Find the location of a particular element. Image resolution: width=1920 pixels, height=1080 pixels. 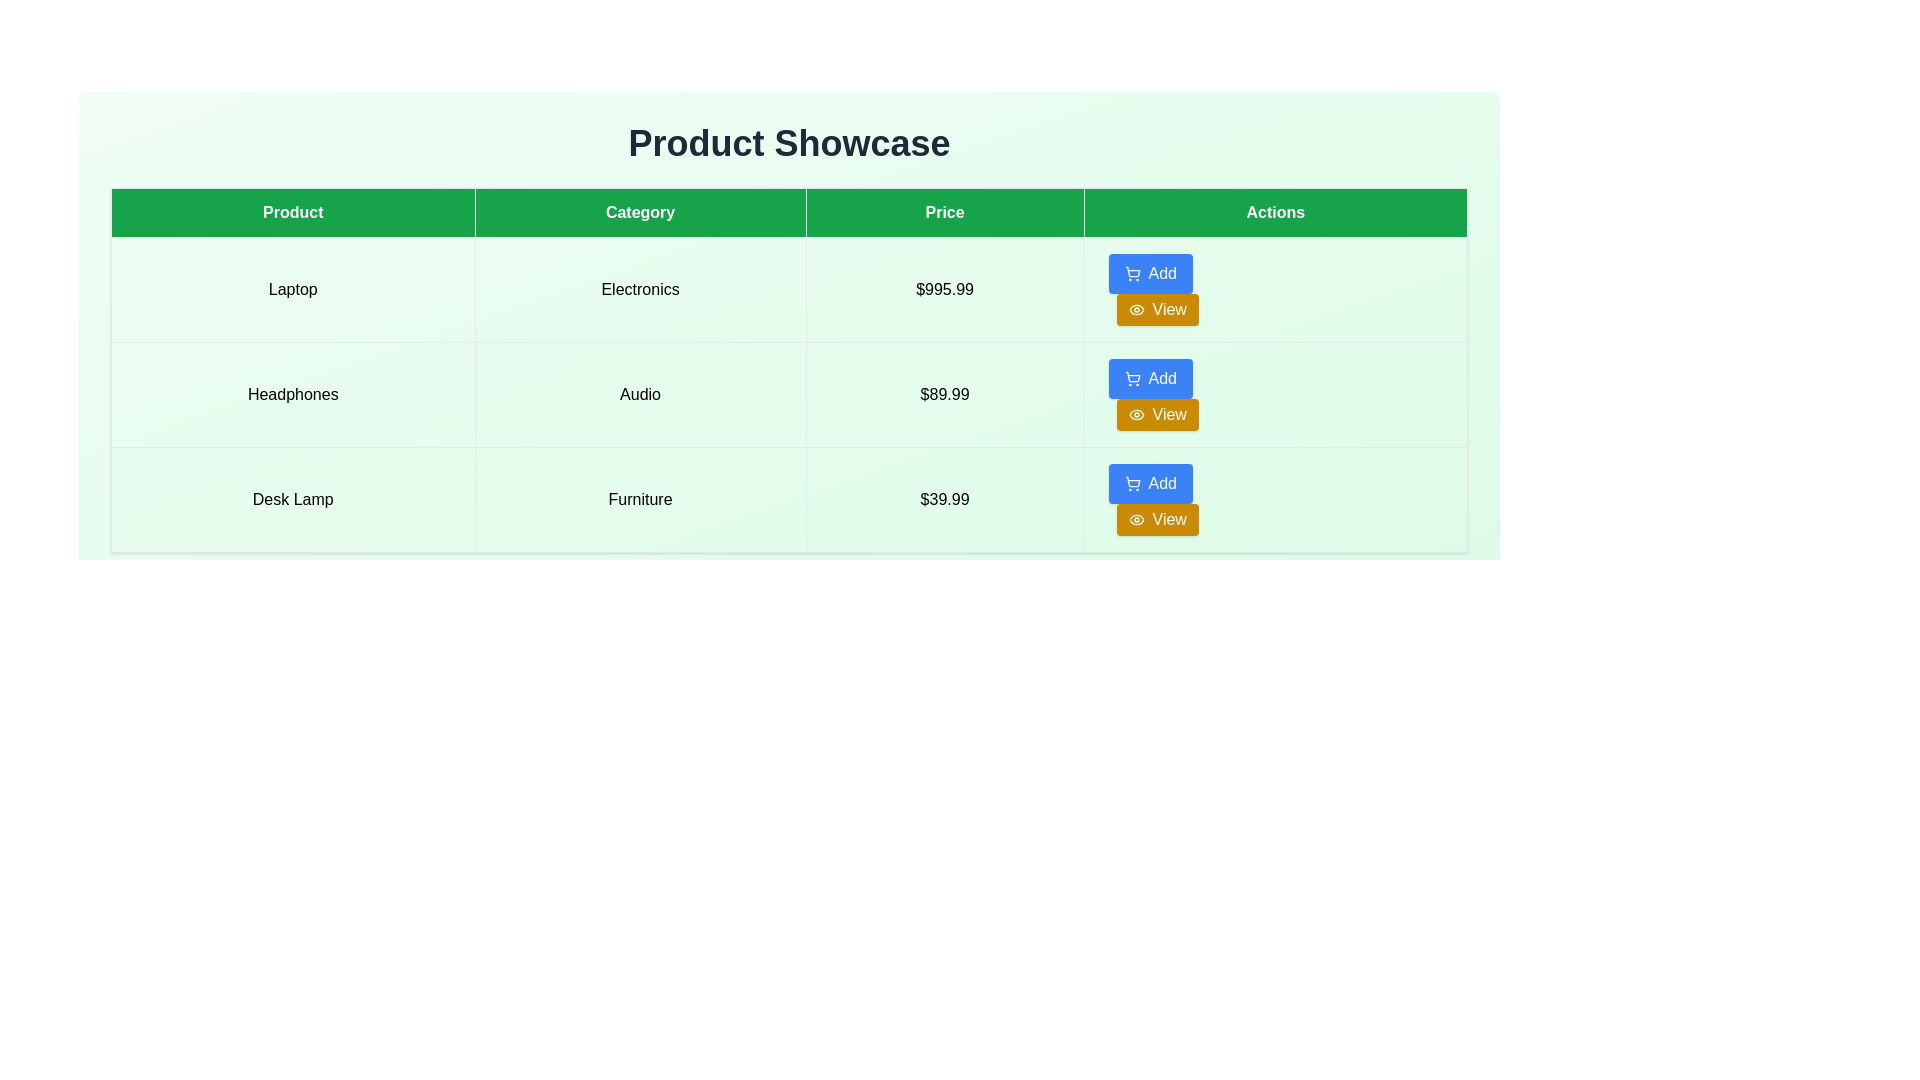

the green rectangular table header labeled 'Actions', which is the last header in the row of table headers is located at coordinates (1274, 212).